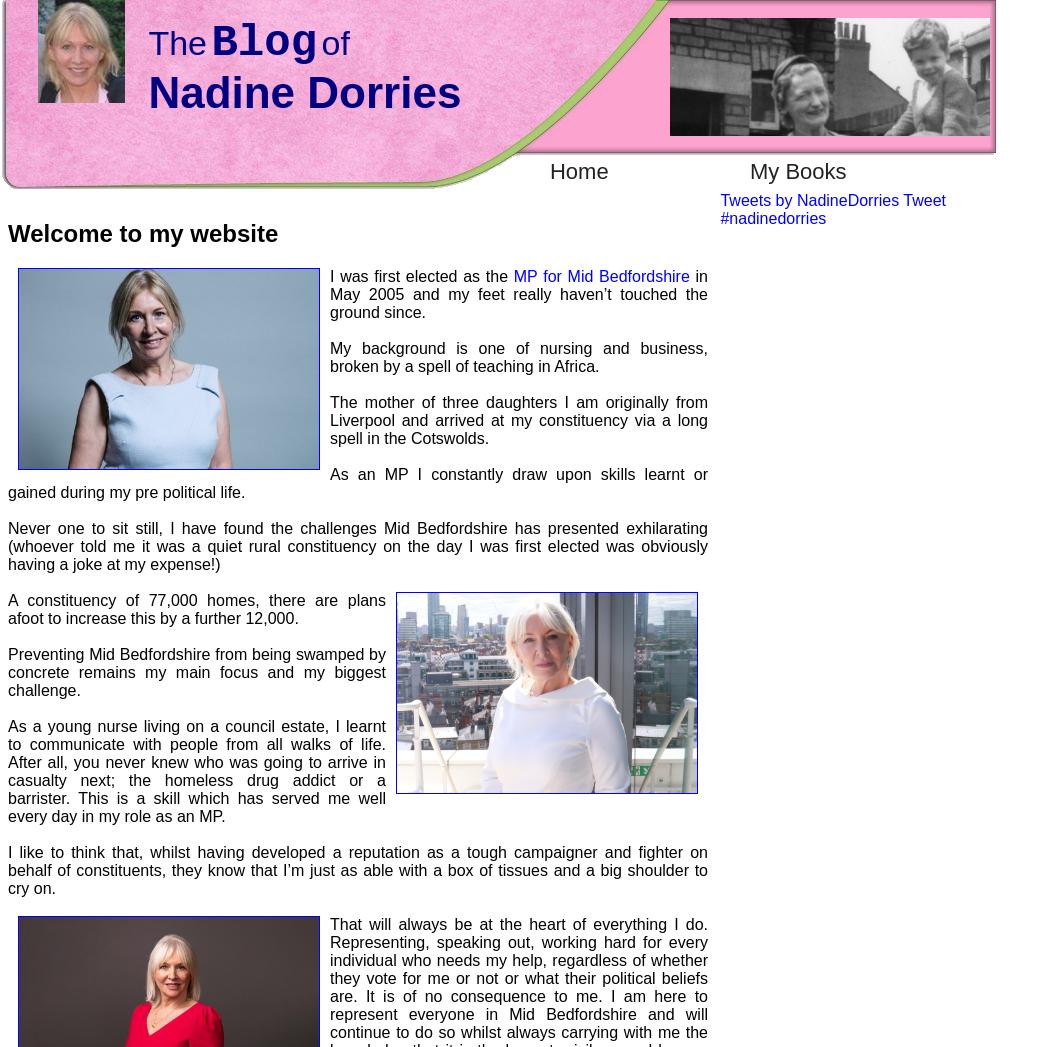 This screenshot has height=1047, width=1055. I want to click on 'I was first elected as the', so click(420, 275).